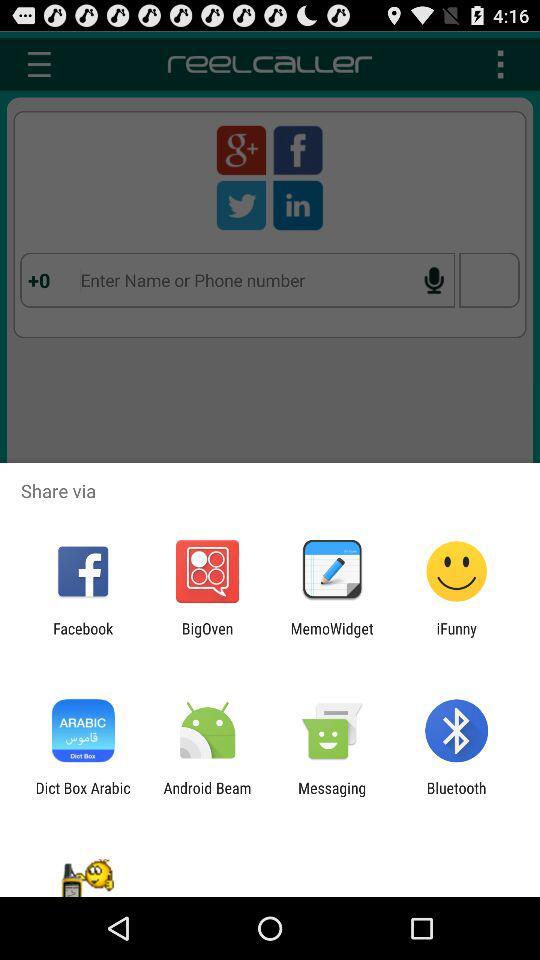  What do you see at coordinates (206, 796) in the screenshot?
I see `icon next to messaging app` at bounding box center [206, 796].